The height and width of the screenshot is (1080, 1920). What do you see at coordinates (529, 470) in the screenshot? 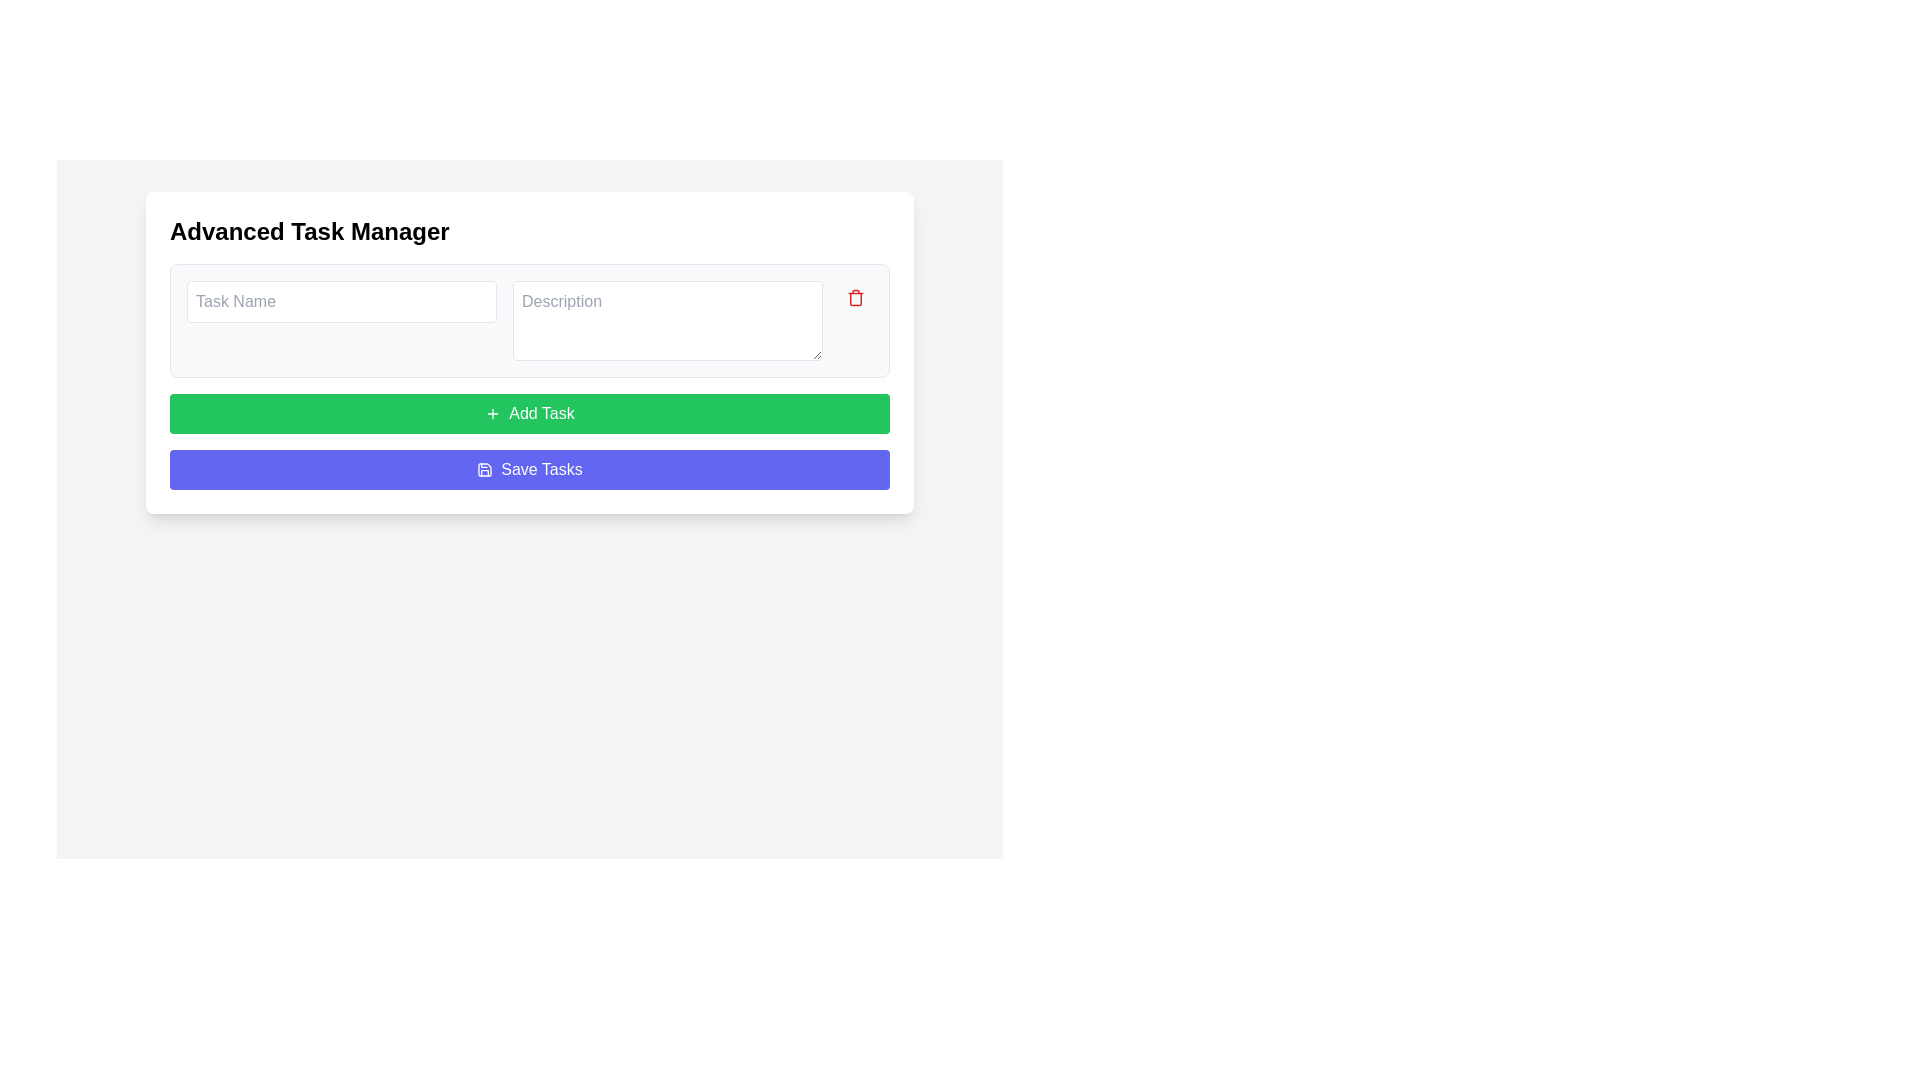
I see `the 'Save Tasks' button with a purple background, which features a floppy disk icon and is located at the bottom of the application layout` at bounding box center [529, 470].